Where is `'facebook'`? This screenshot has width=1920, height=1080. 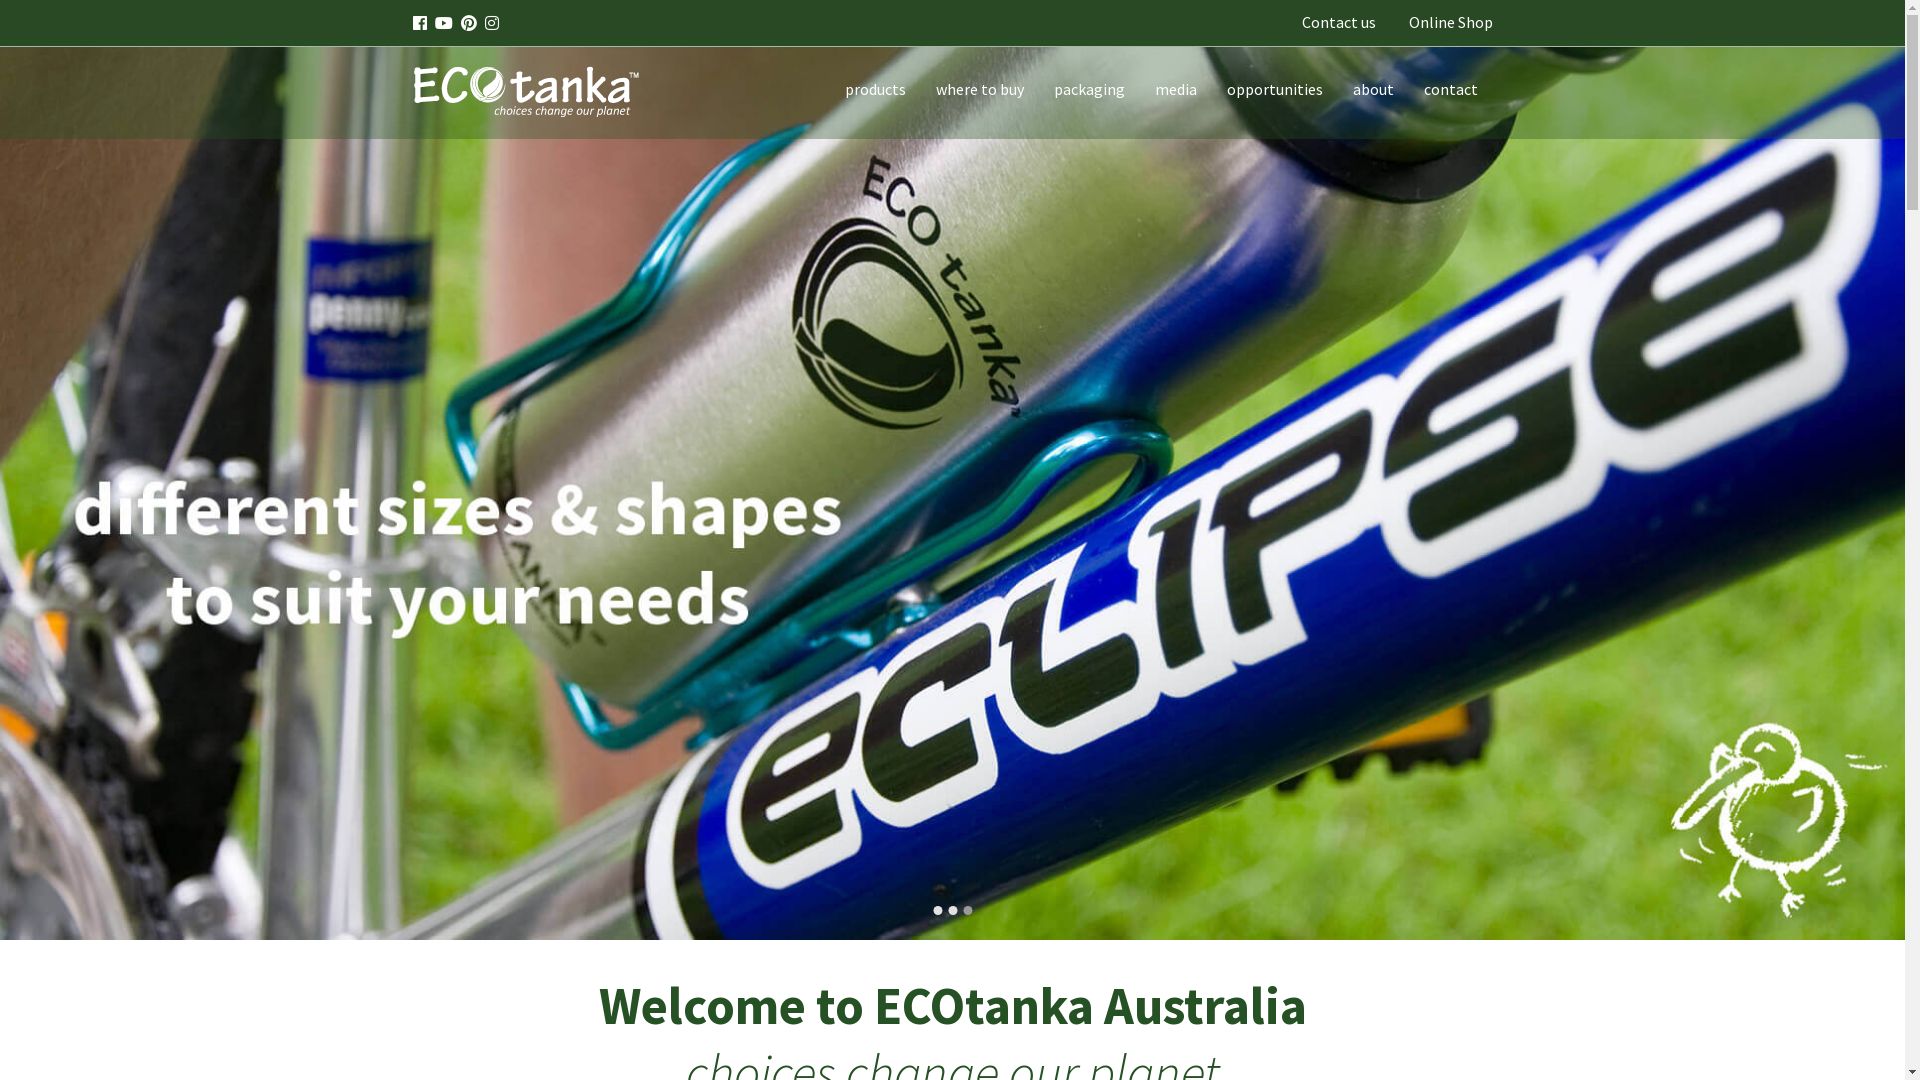 'facebook' is located at coordinates (417, 23).